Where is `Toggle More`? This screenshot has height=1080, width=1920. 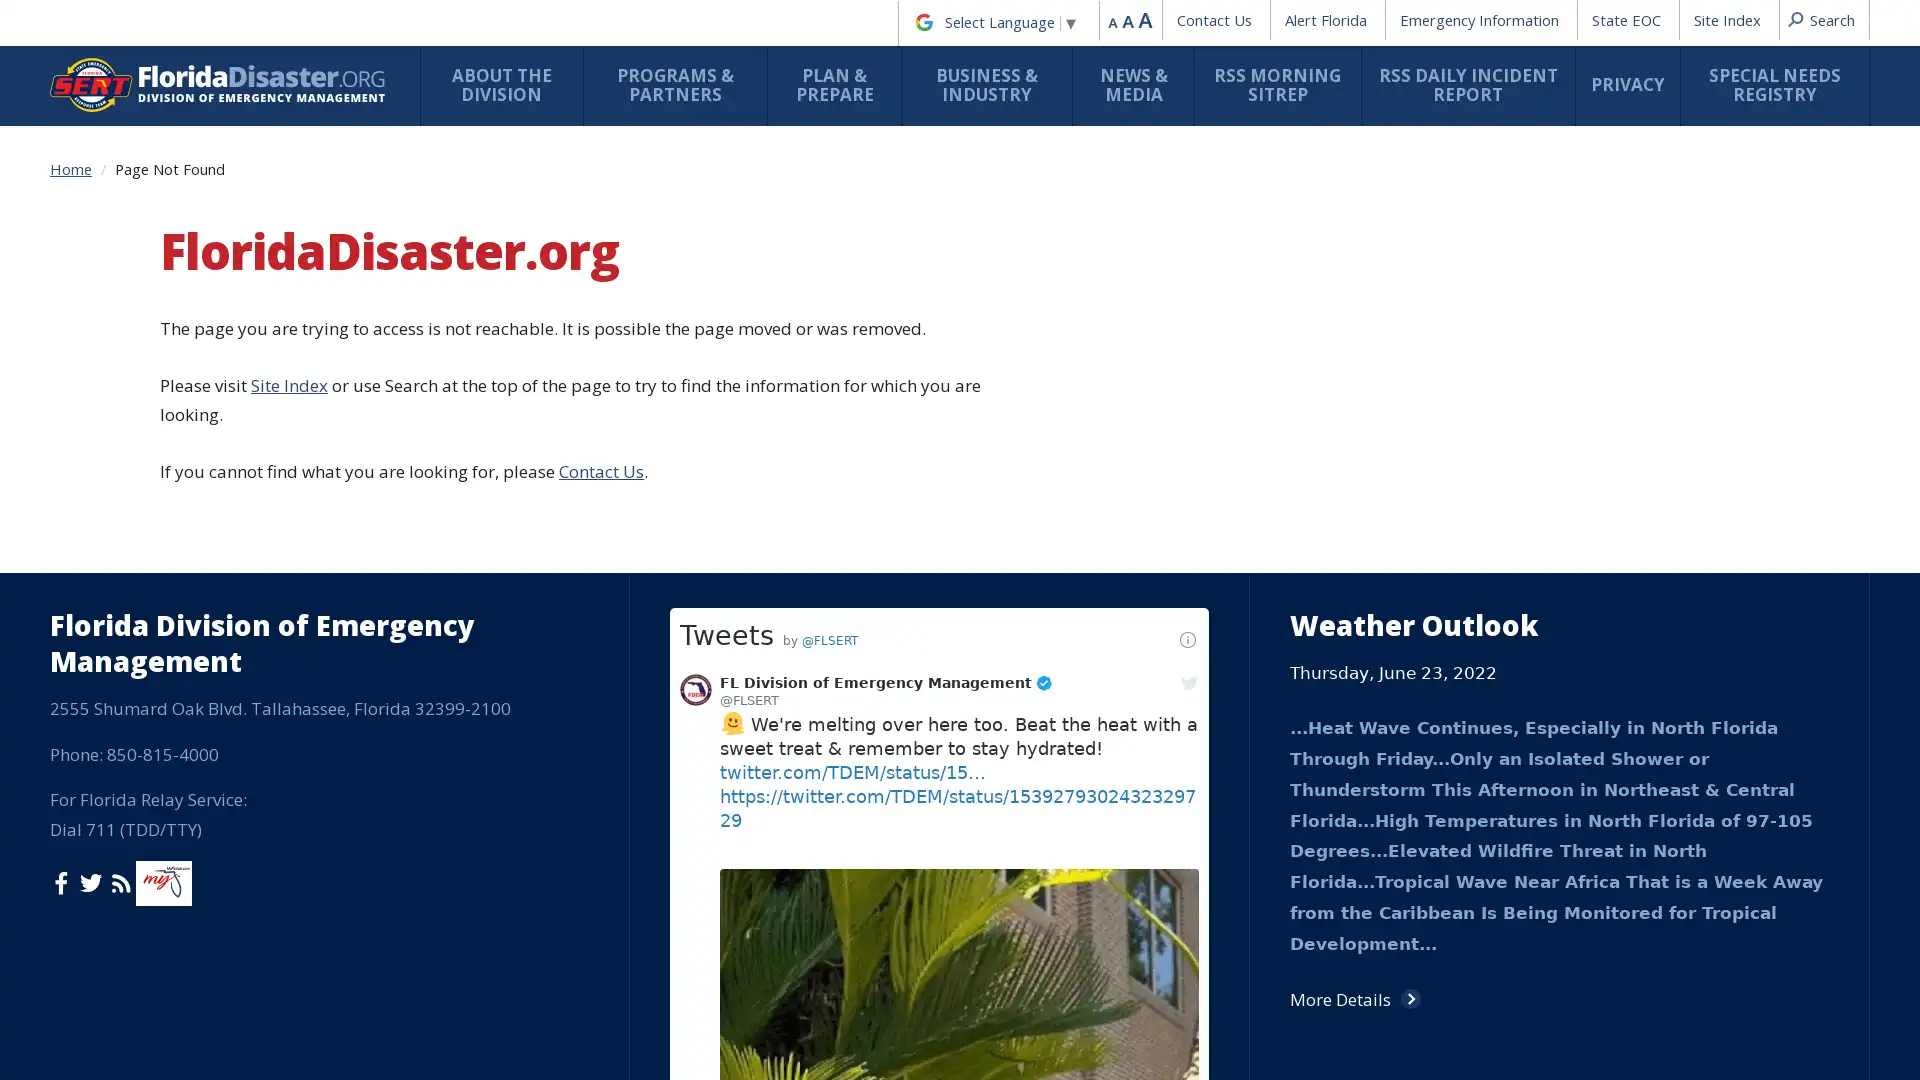 Toggle More is located at coordinates (801, 695).